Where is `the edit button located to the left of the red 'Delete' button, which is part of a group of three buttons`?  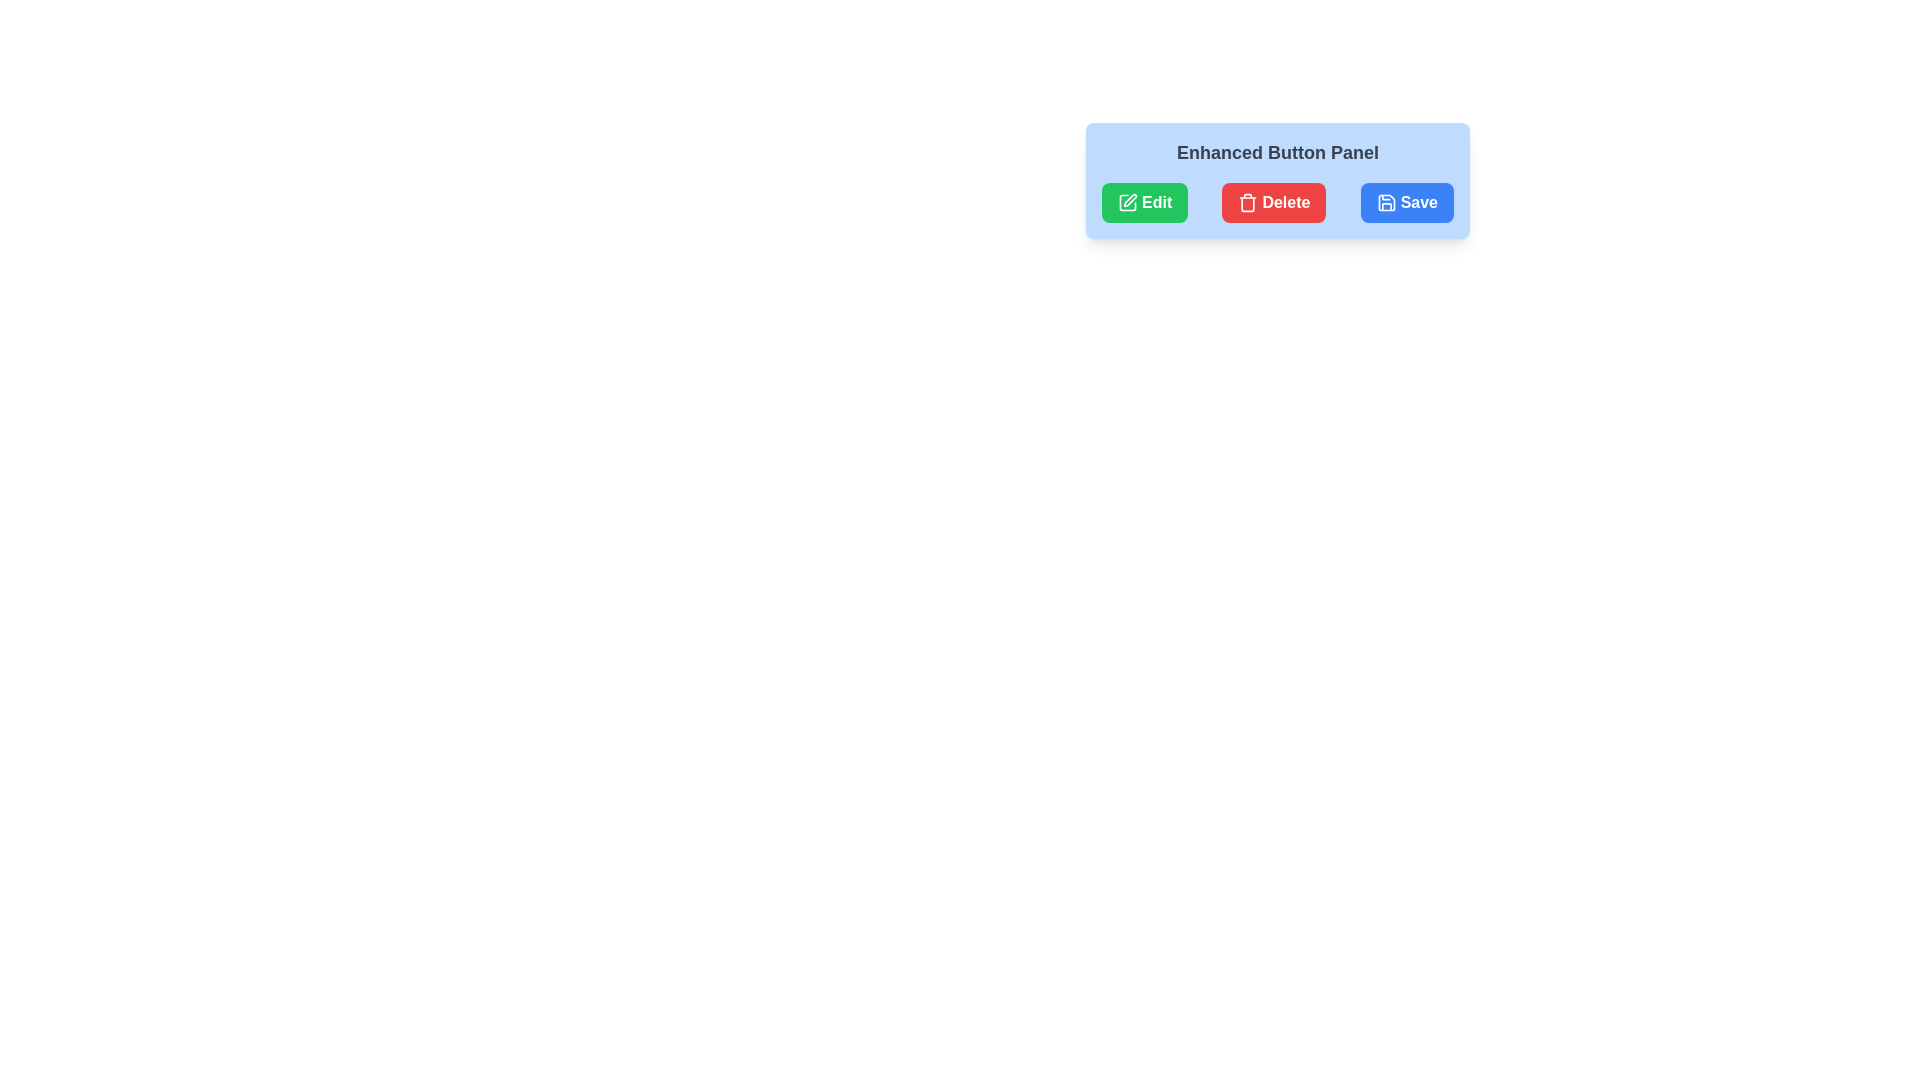 the edit button located to the left of the red 'Delete' button, which is part of a group of three buttons is located at coordinates (1145, 203).